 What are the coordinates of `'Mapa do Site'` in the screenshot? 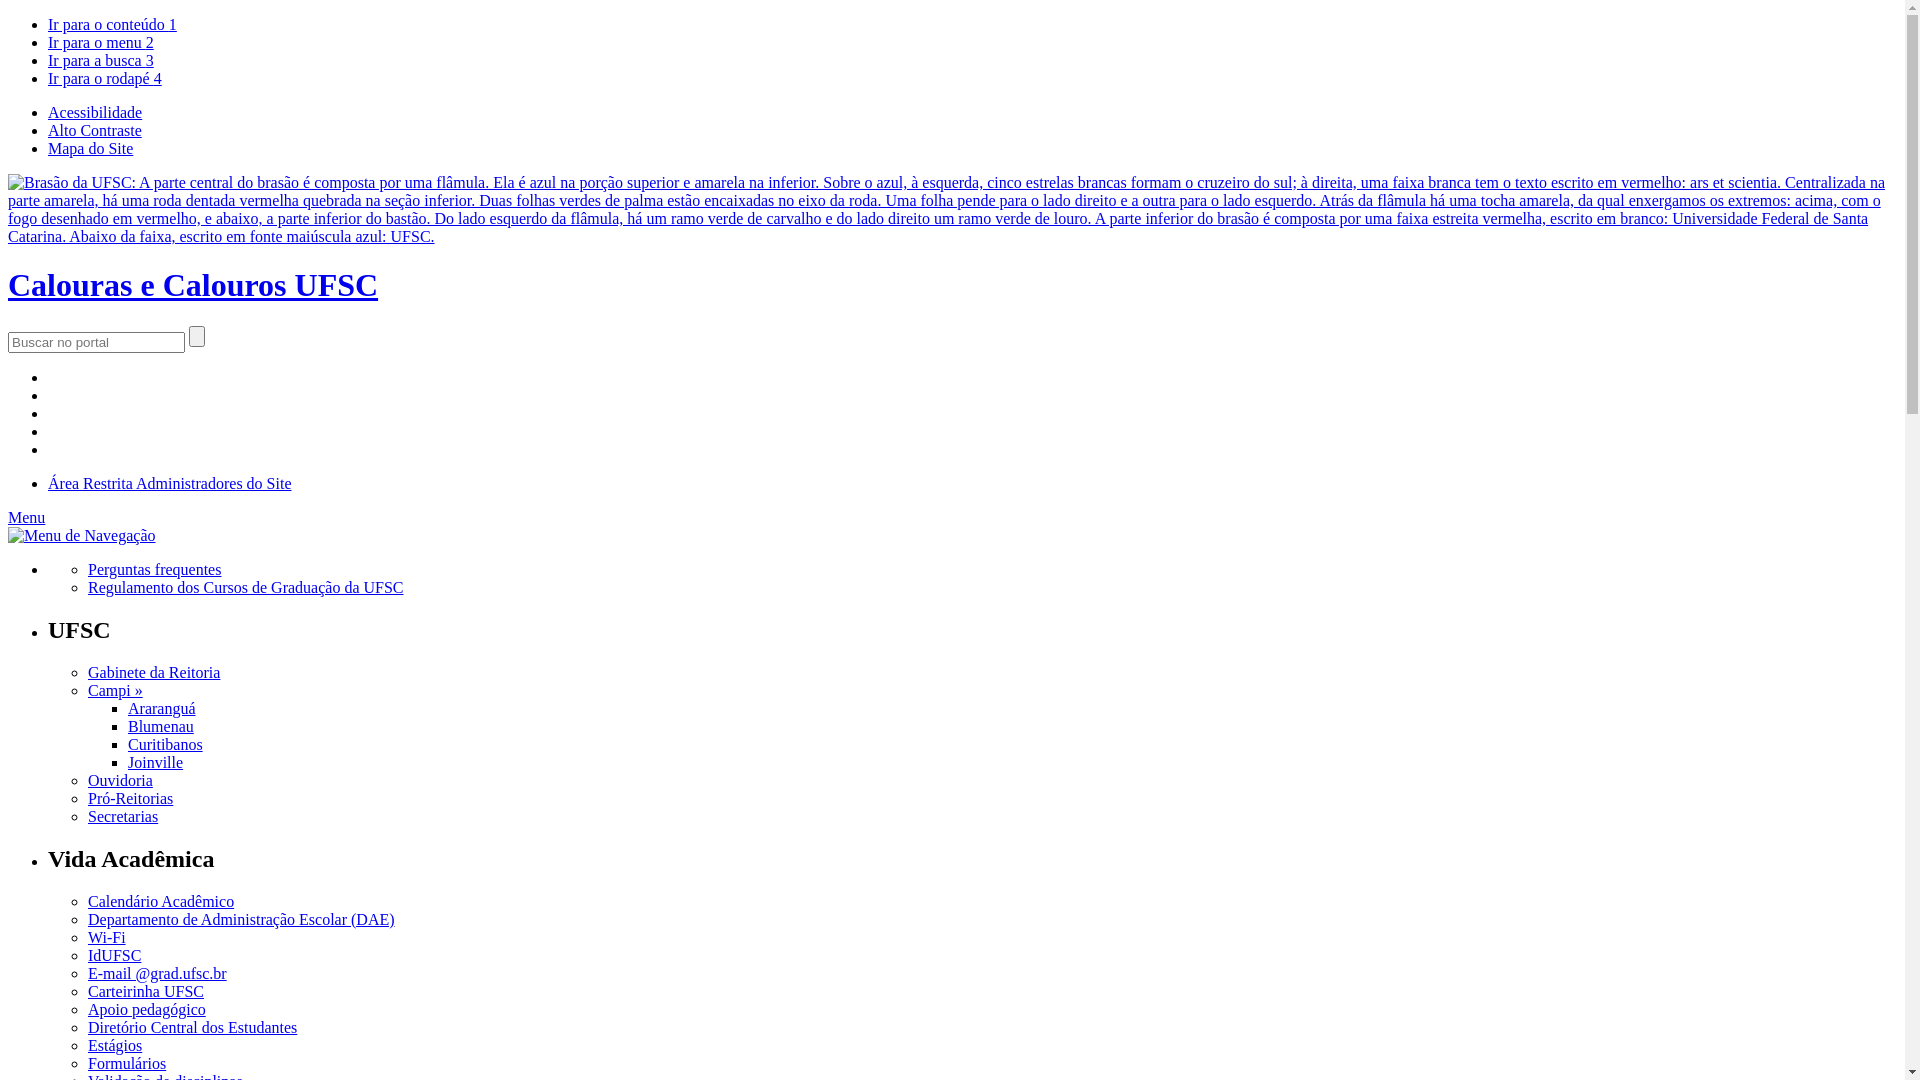 It's located at (48, 147).